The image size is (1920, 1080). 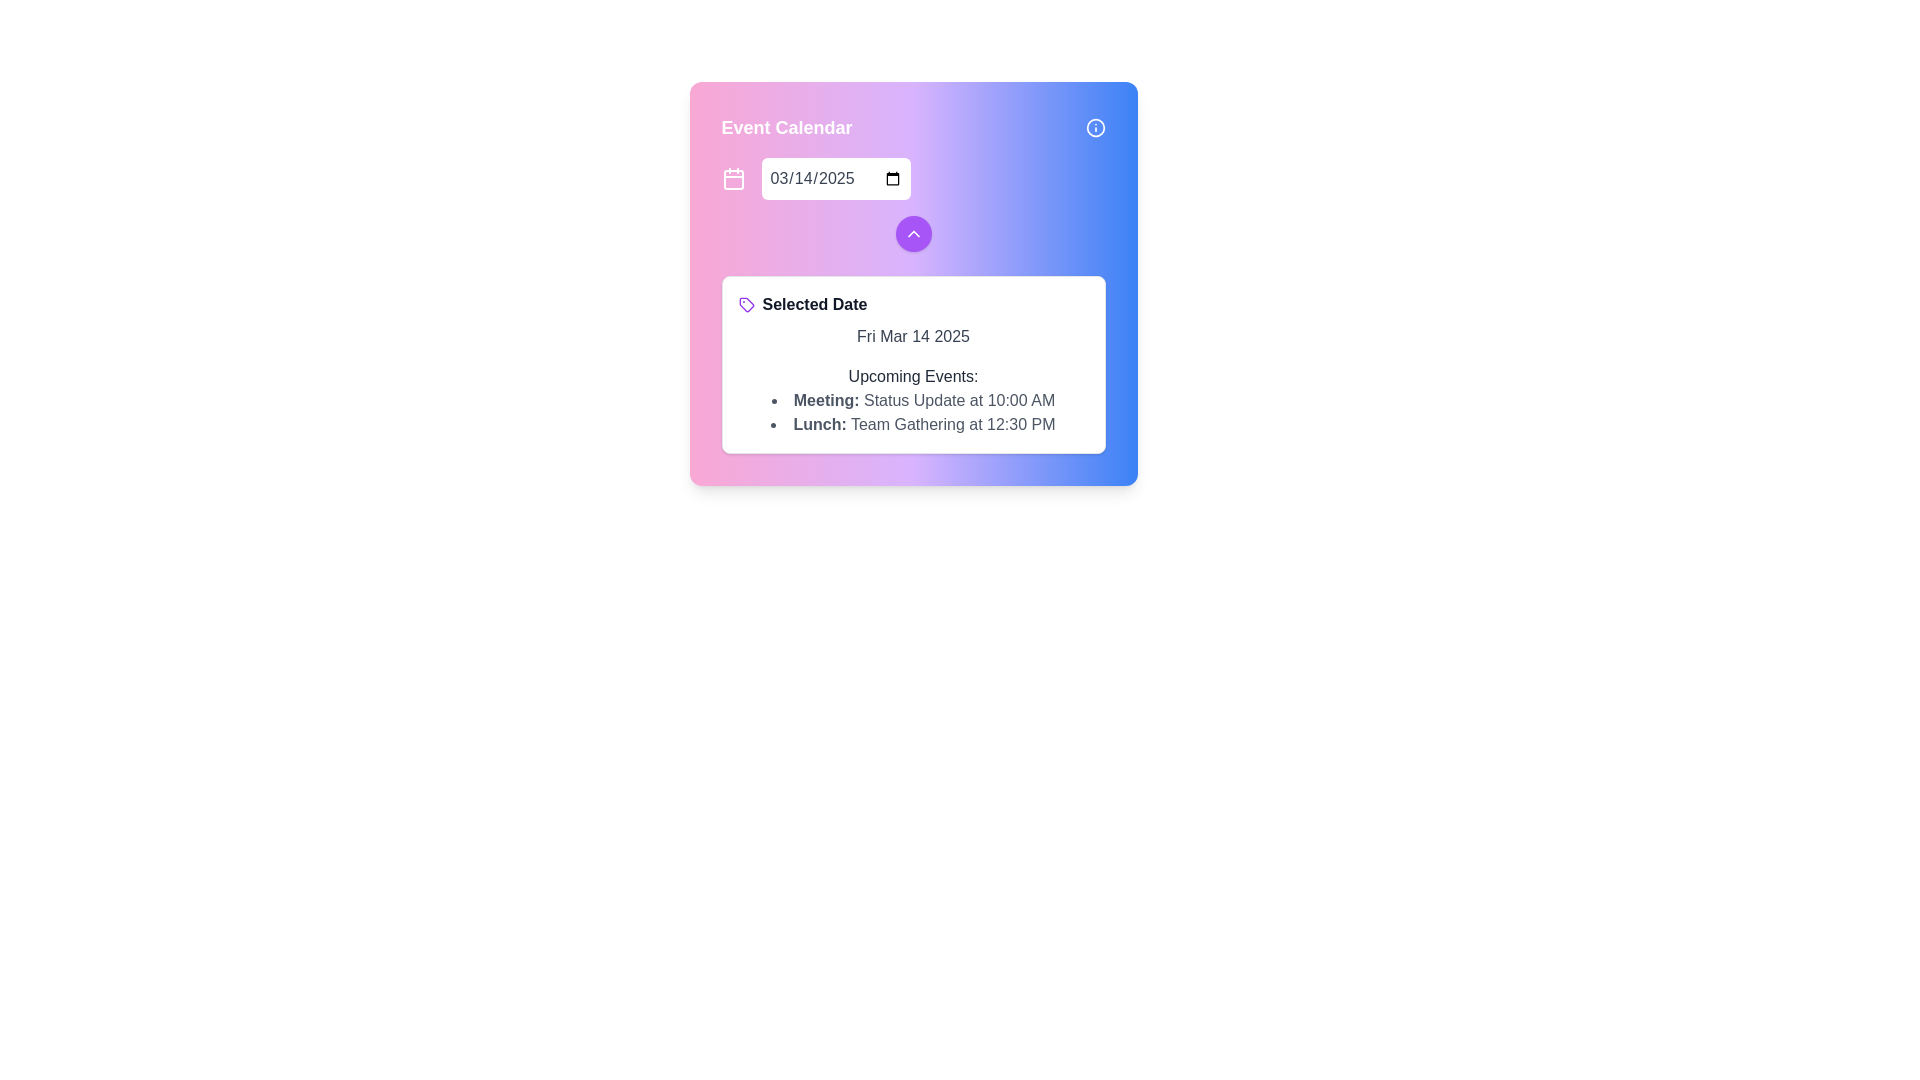 What do you see at coordinates (1094, 127) in the screenshot?
I see `the Circular Icon located at the top-right corner of the 'Event Calendar' card, which provides additional context or help related to the interface` at bounding box center [1094, 127].